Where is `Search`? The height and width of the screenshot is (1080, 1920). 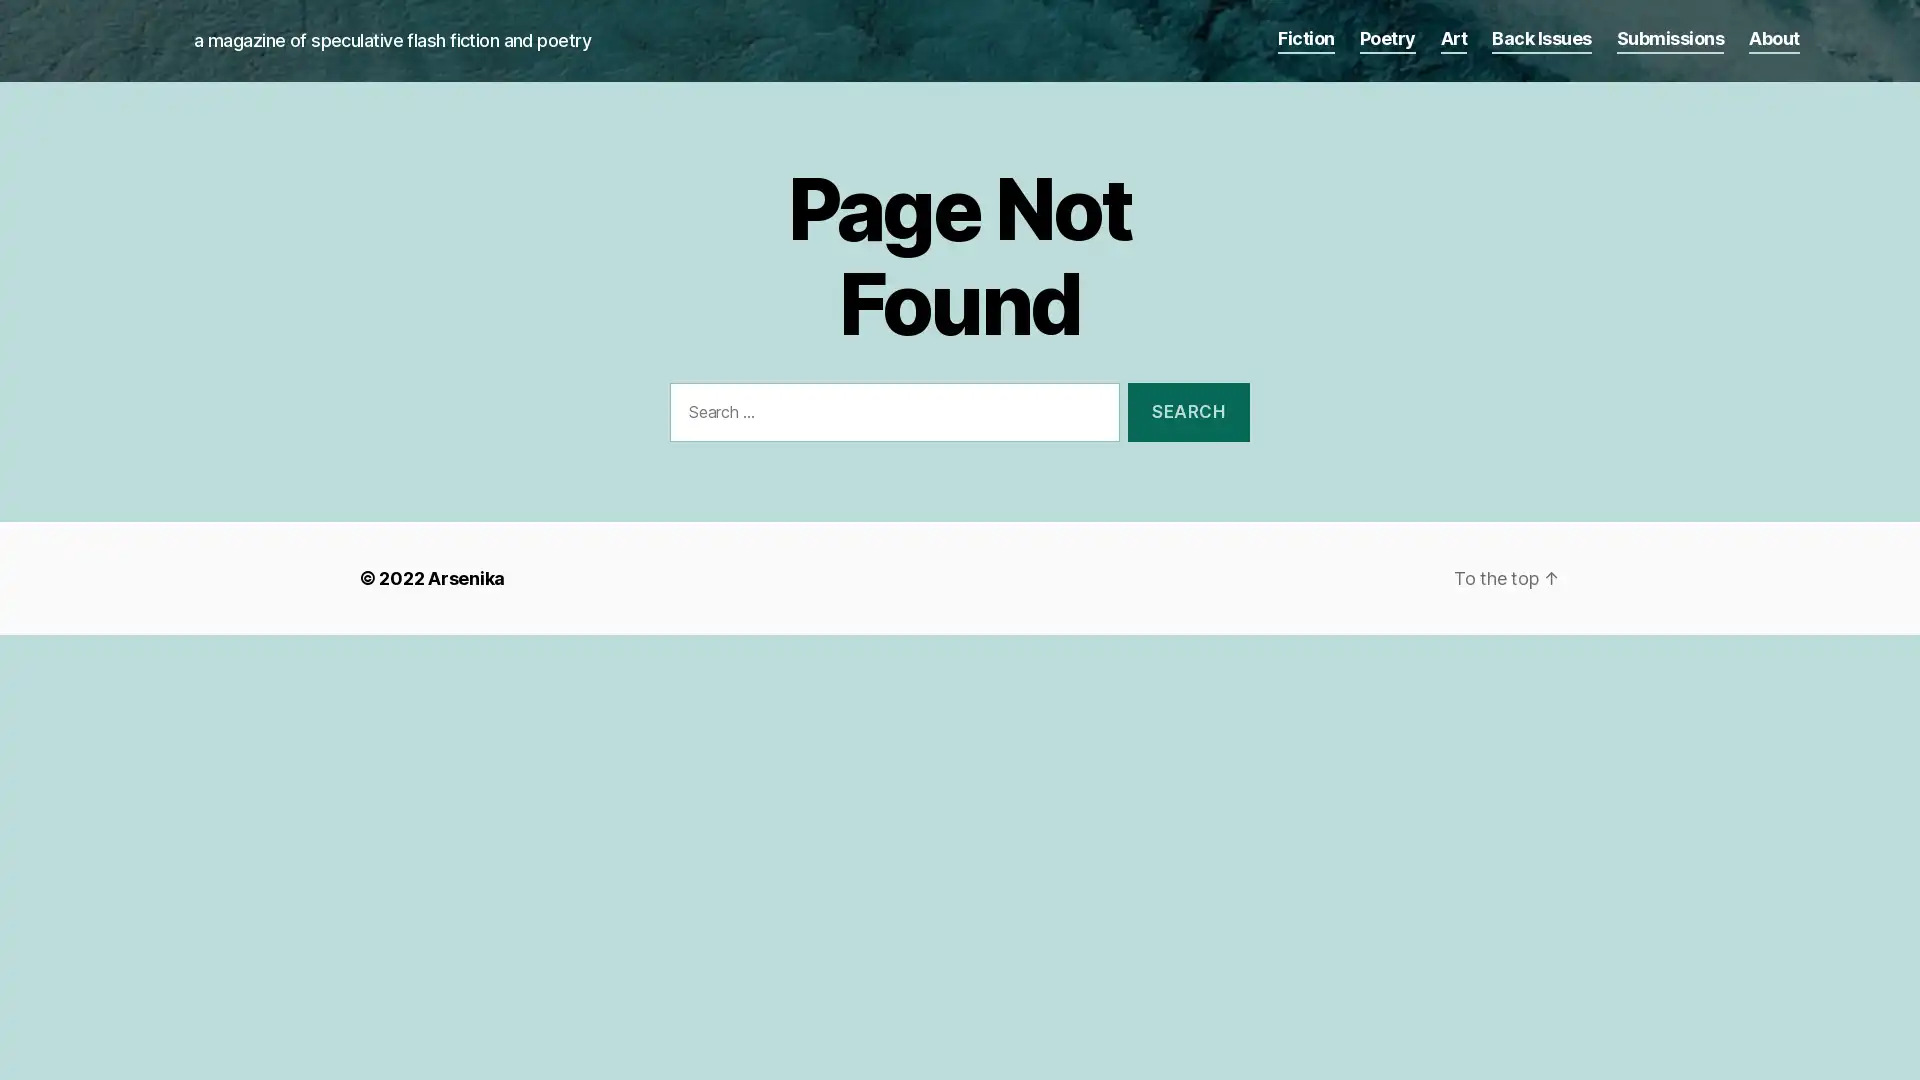
Search is located at coordinates (1188, 505).